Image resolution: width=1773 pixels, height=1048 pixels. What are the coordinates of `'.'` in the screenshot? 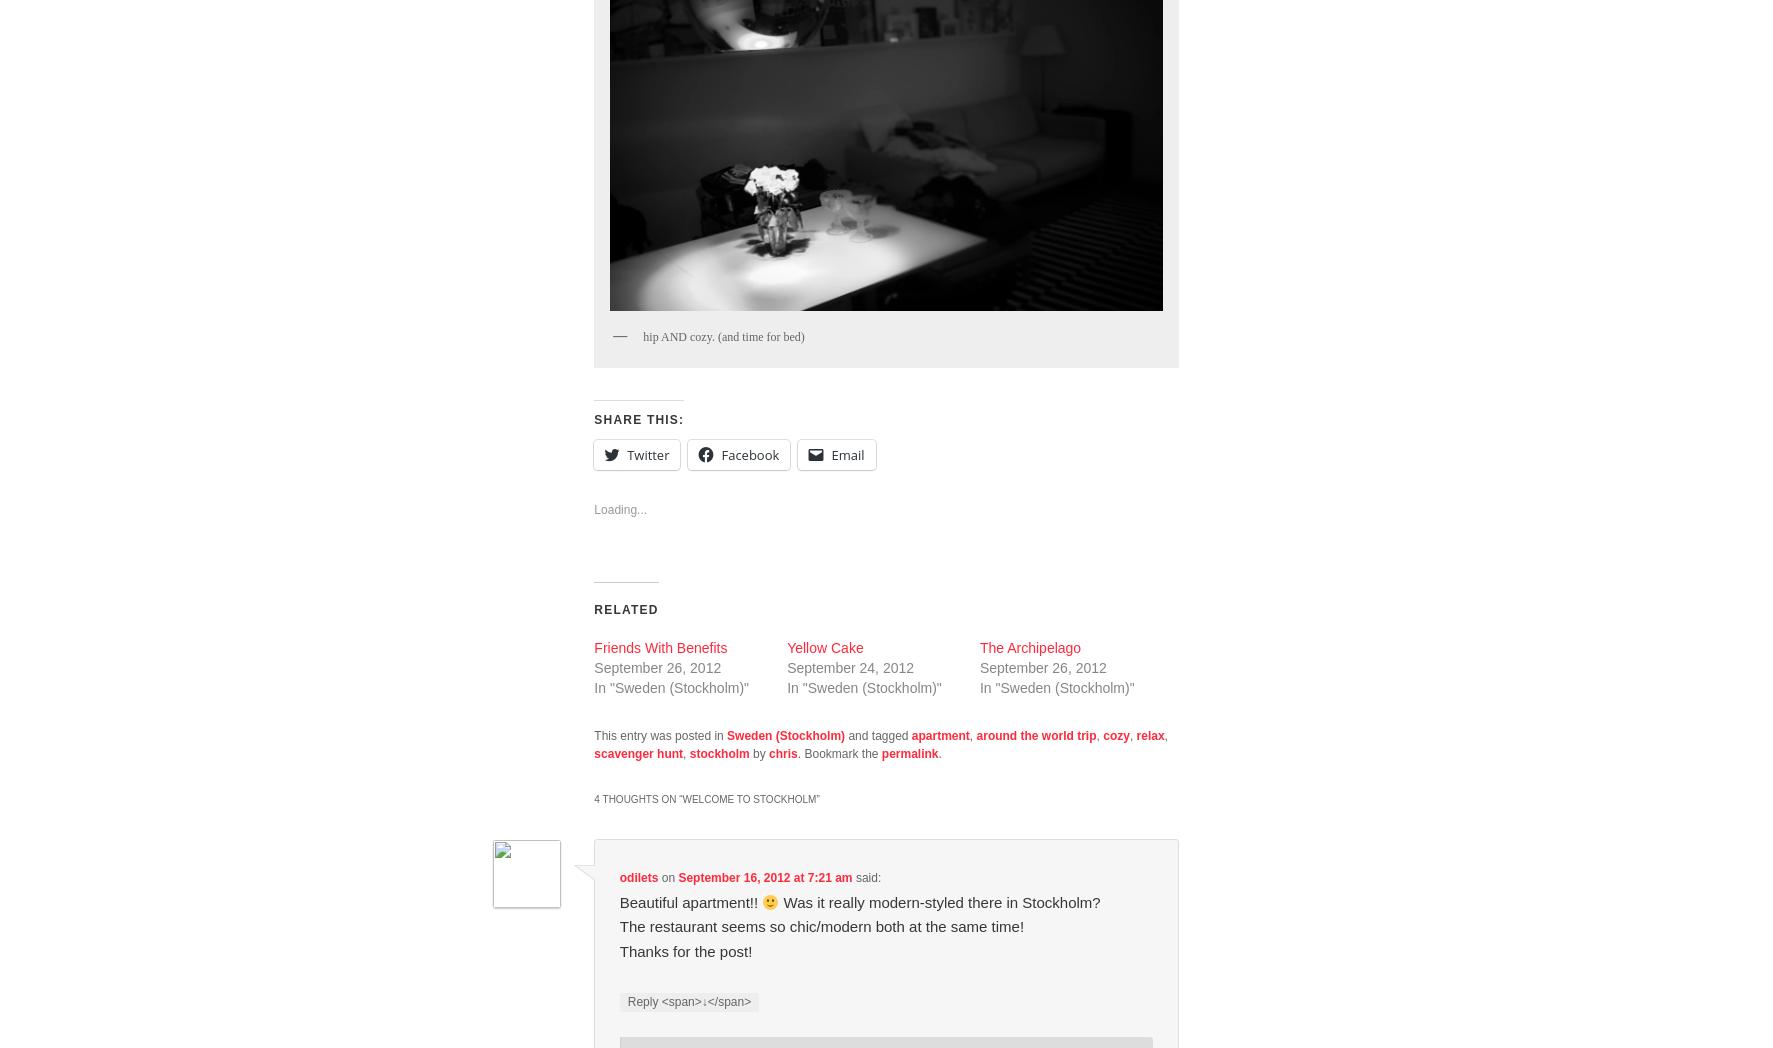 It's located at (939, 752).